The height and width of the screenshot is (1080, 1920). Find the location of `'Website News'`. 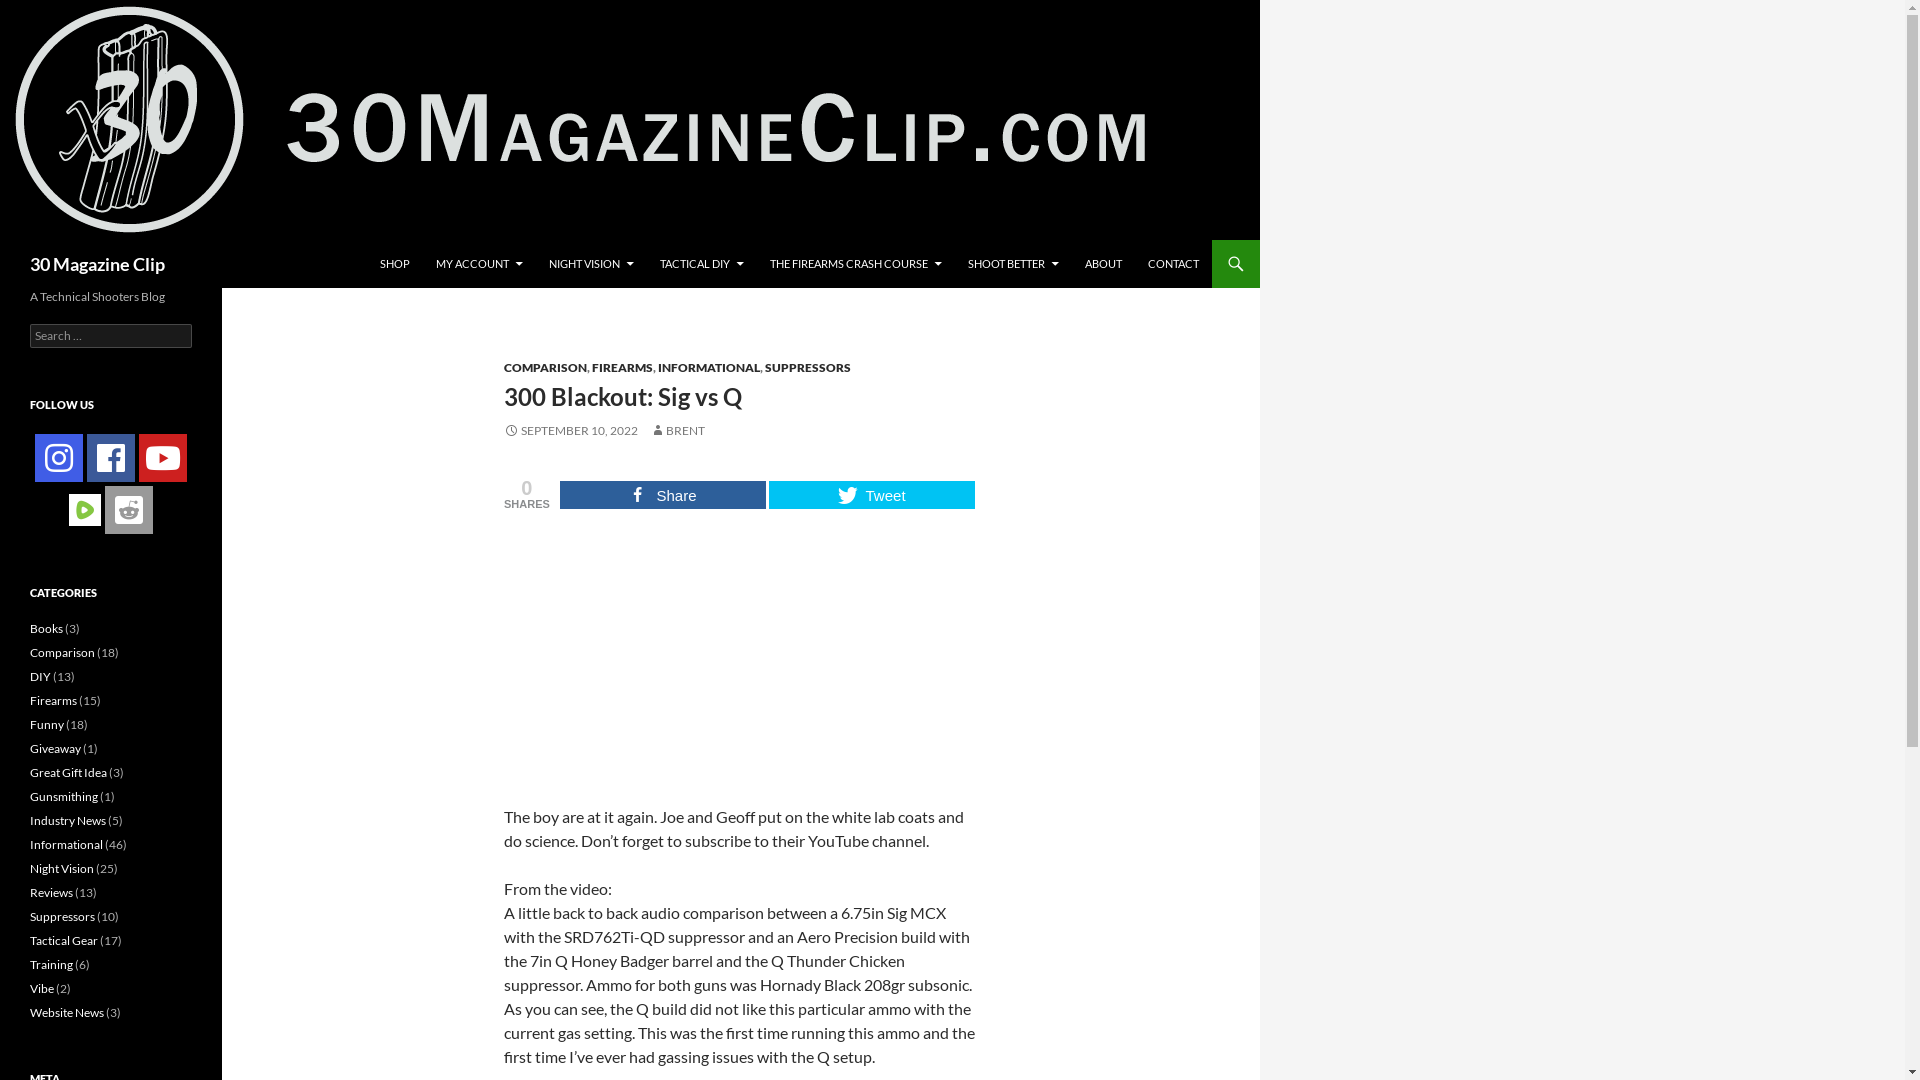

'Website News' is located at coordinates (67, 1012).